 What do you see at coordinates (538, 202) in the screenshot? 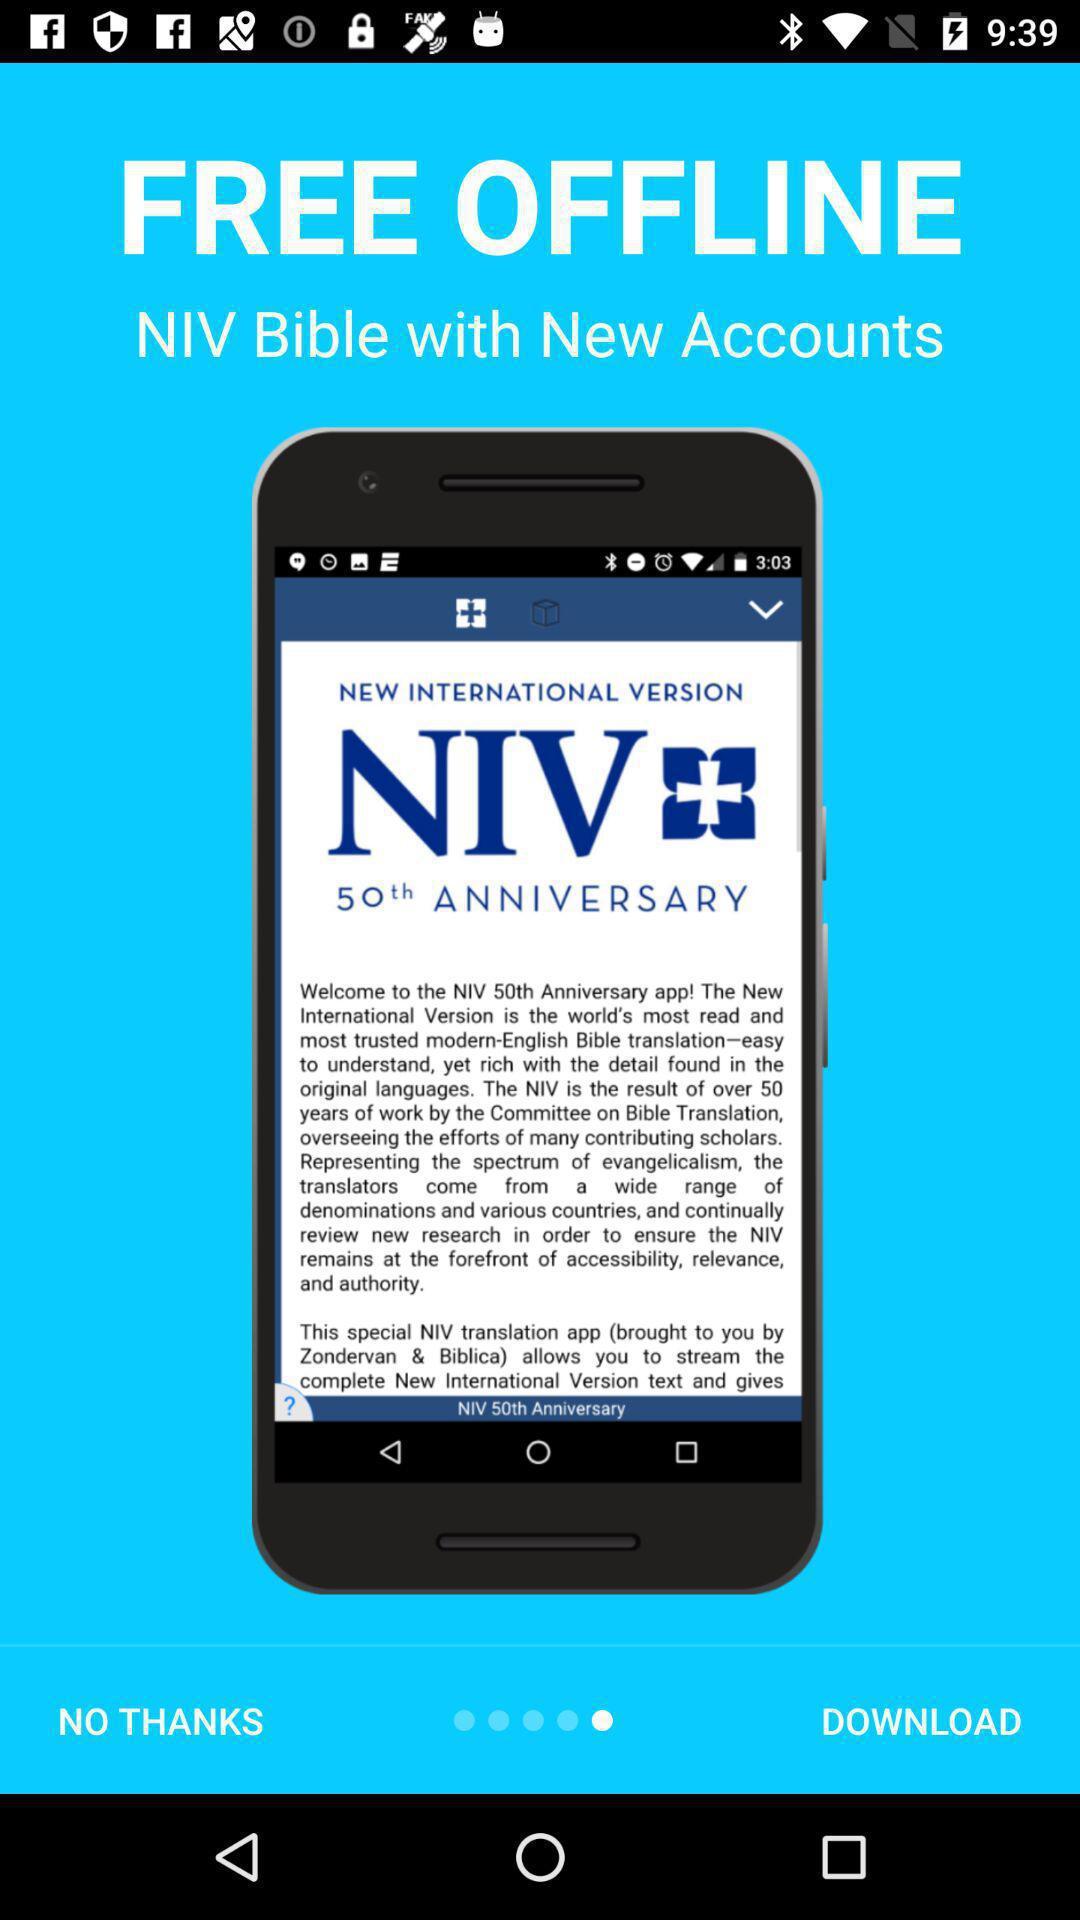
I see `free offline item` at bounding box center [538, 202].